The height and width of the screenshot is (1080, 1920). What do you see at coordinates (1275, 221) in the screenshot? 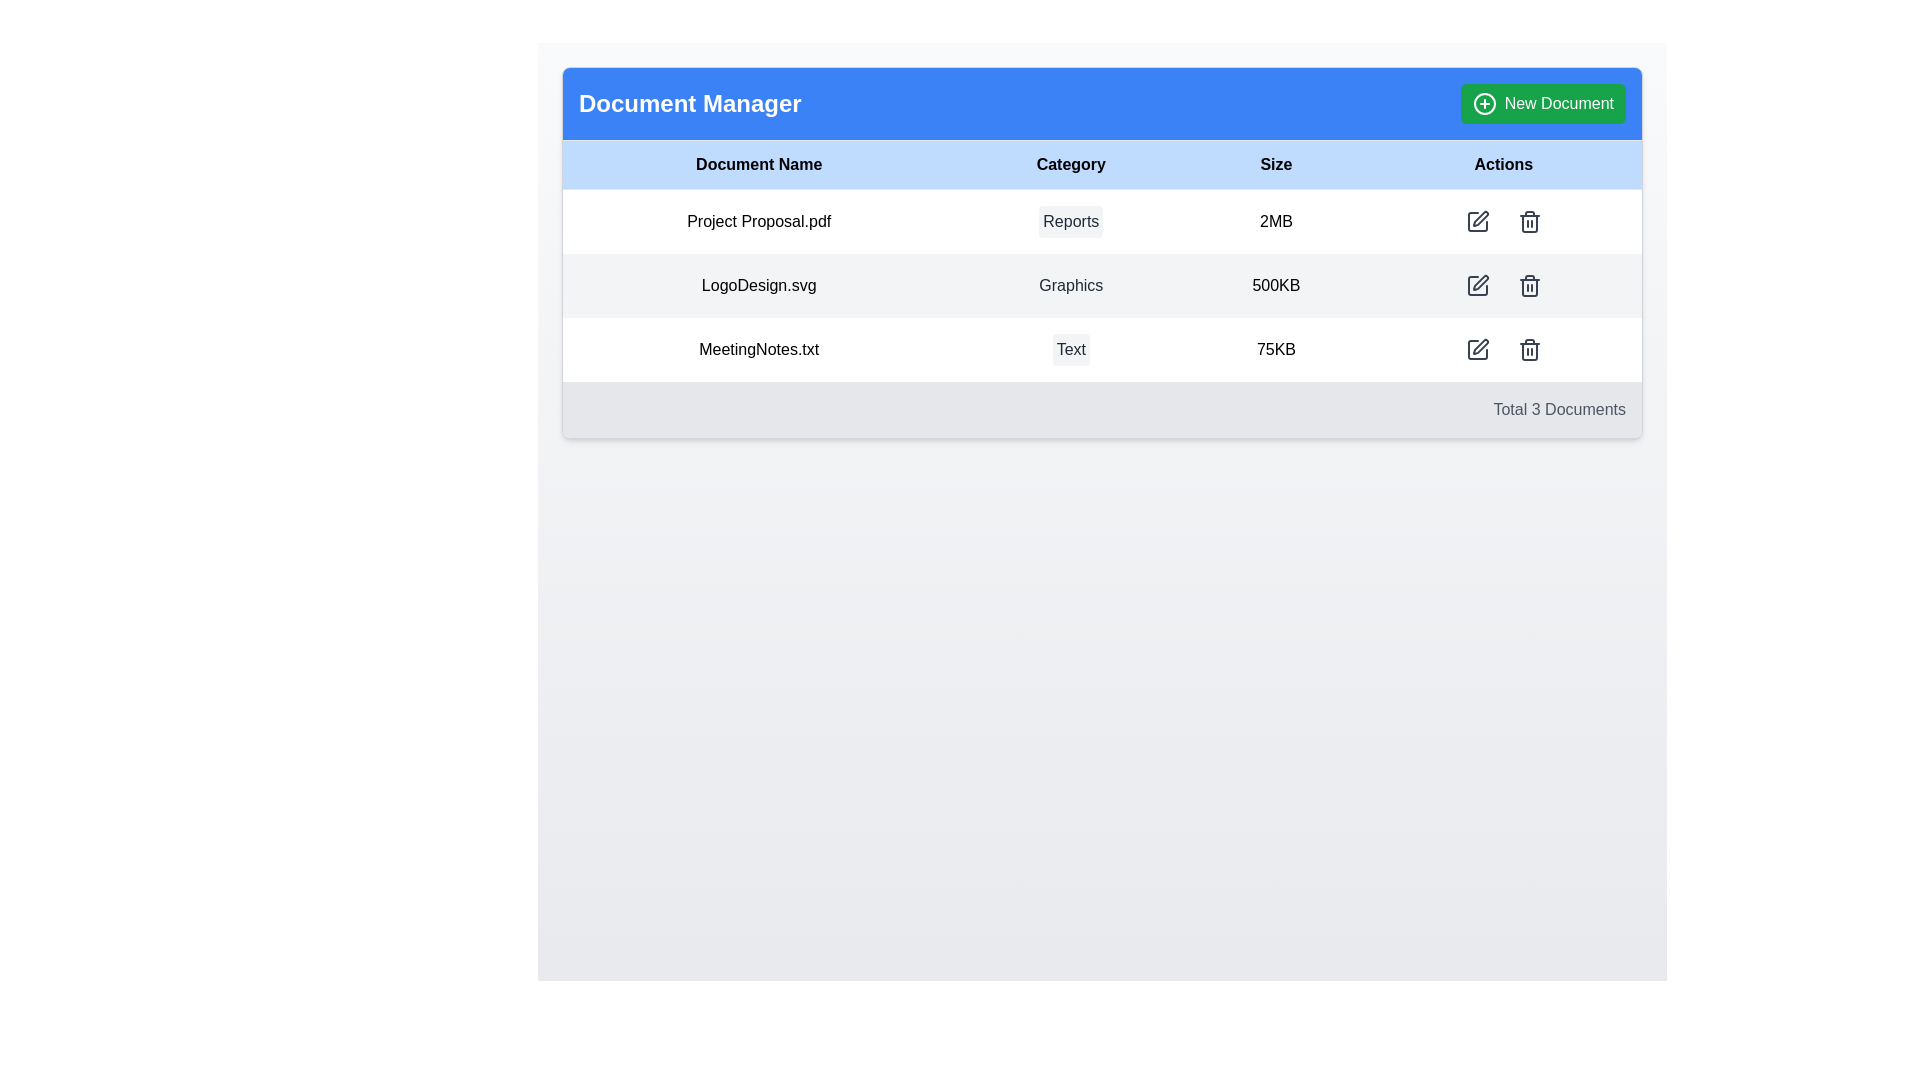
I see `the text label displaying '2MB' located in the 'Size' column of the first row in the main content table` at bounding box center [1275, 221].